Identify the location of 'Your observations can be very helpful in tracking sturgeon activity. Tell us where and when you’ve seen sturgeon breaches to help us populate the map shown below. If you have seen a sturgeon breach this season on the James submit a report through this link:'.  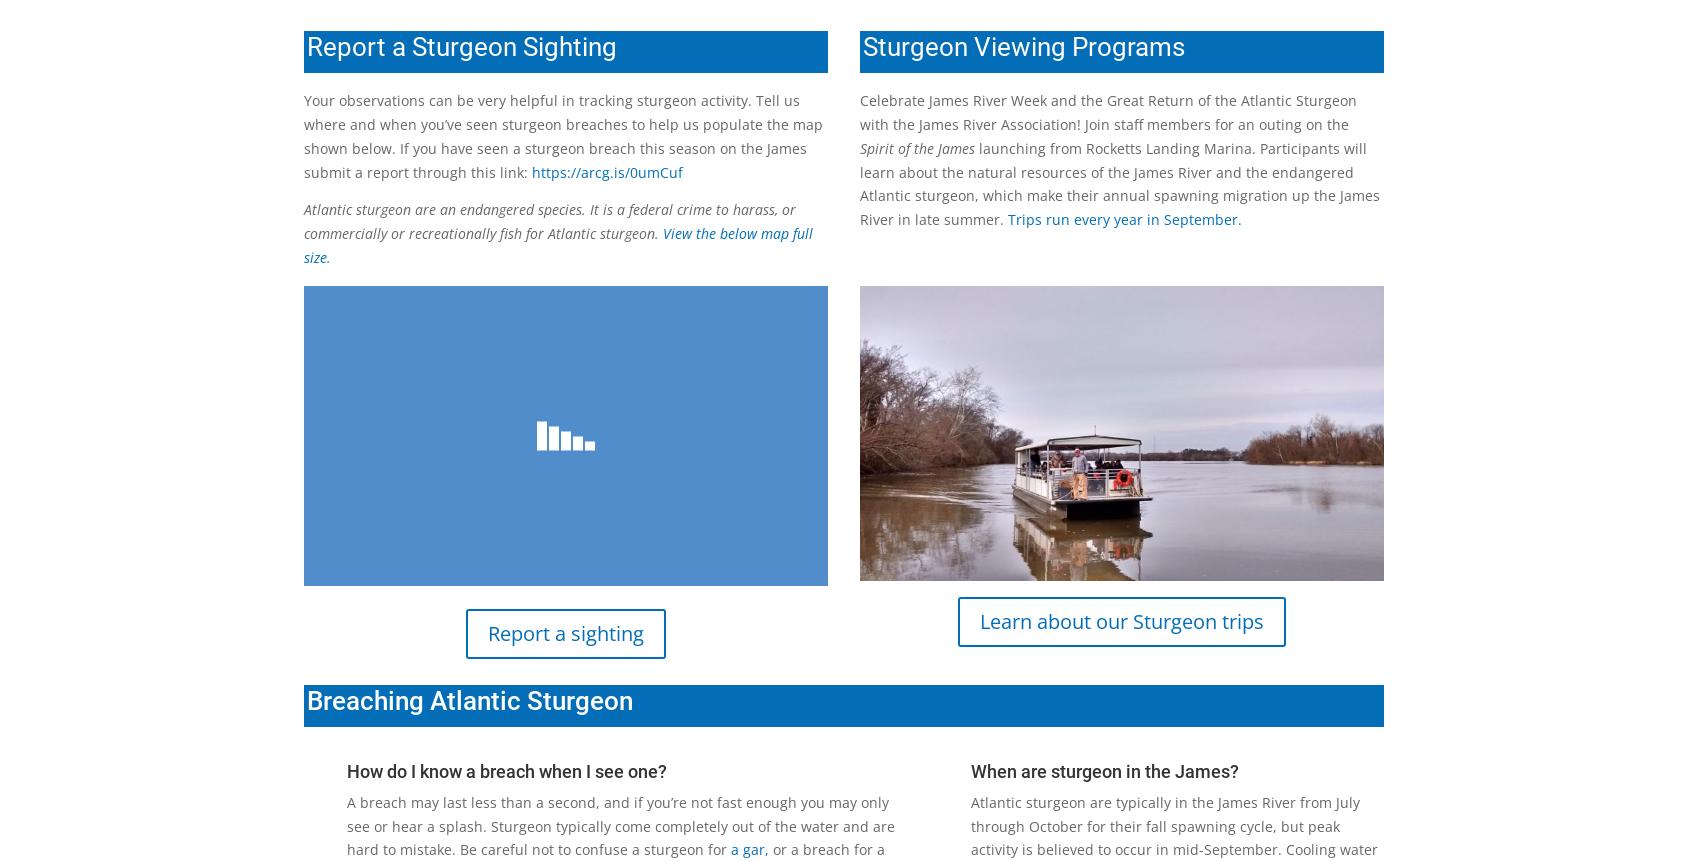
(563, 136).